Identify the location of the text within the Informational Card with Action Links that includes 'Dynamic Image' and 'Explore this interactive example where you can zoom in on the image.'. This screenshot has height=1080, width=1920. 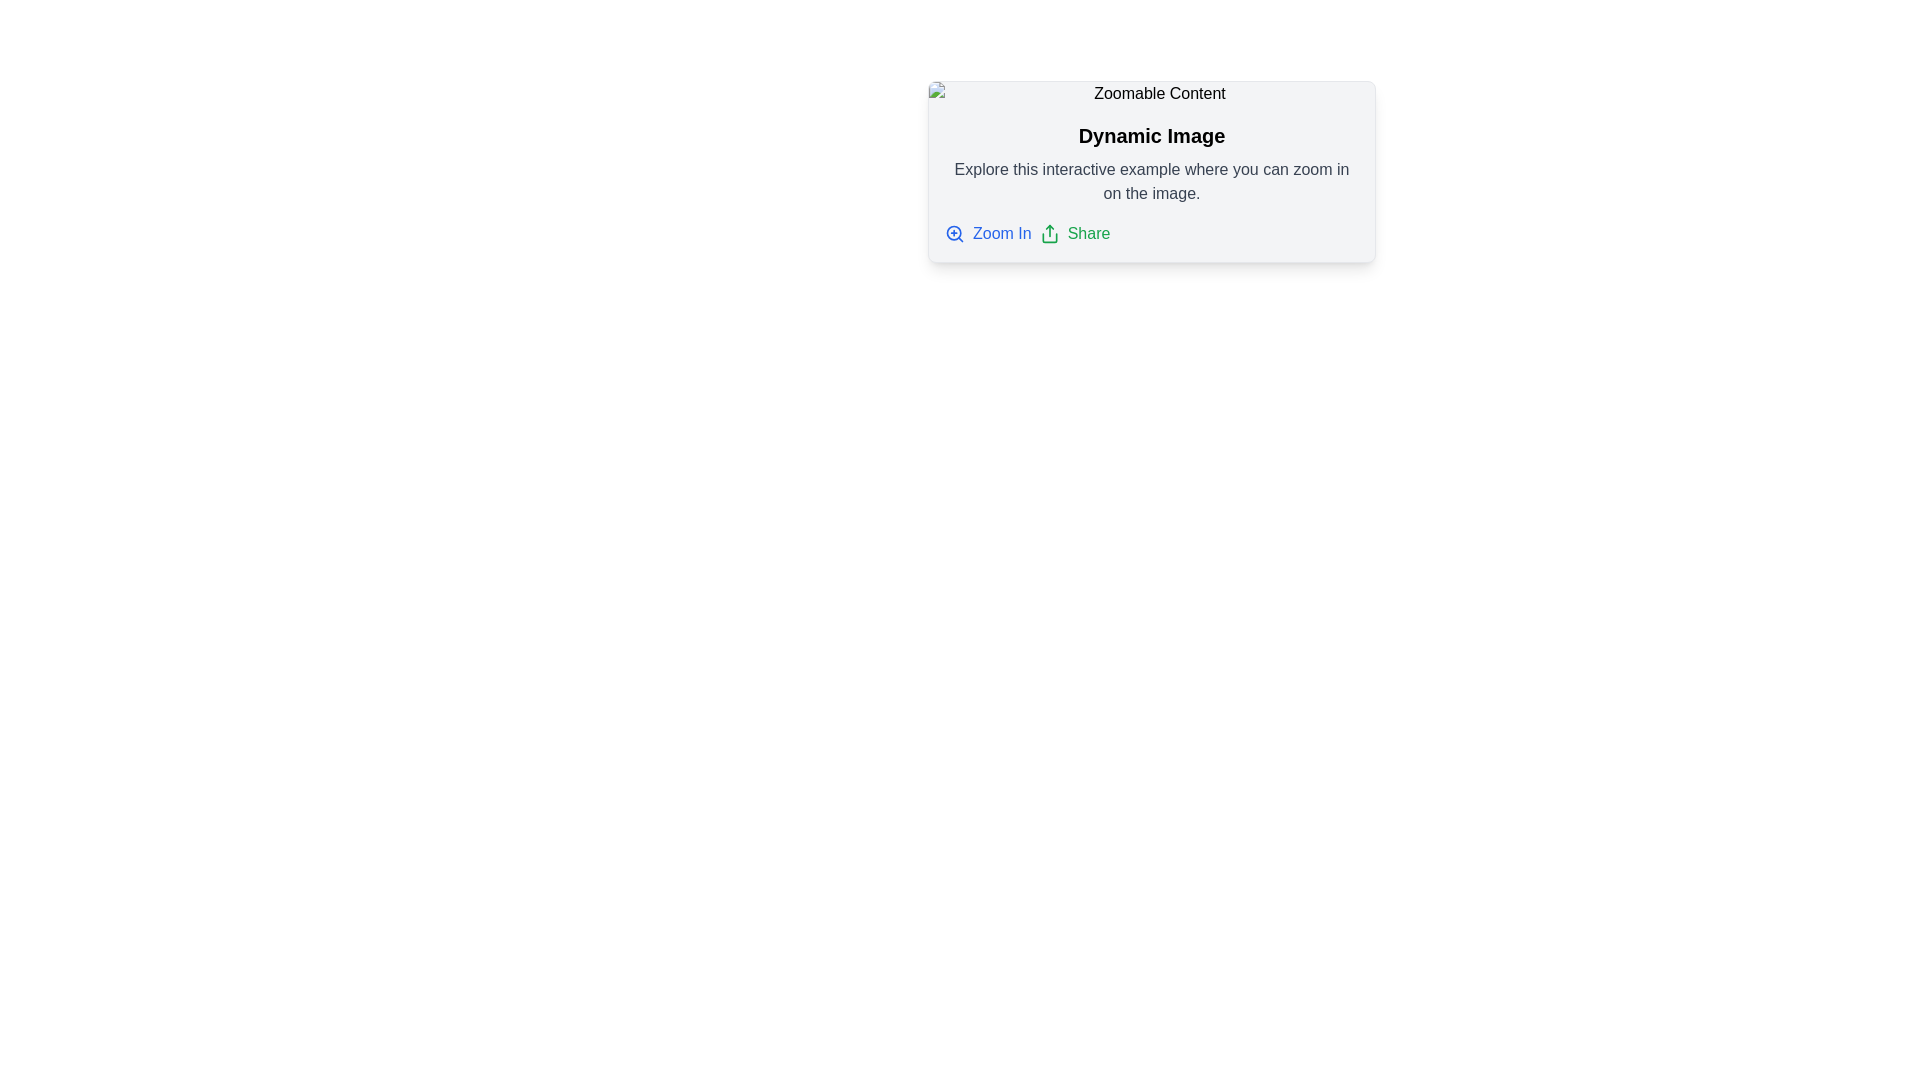
(1152, 184).